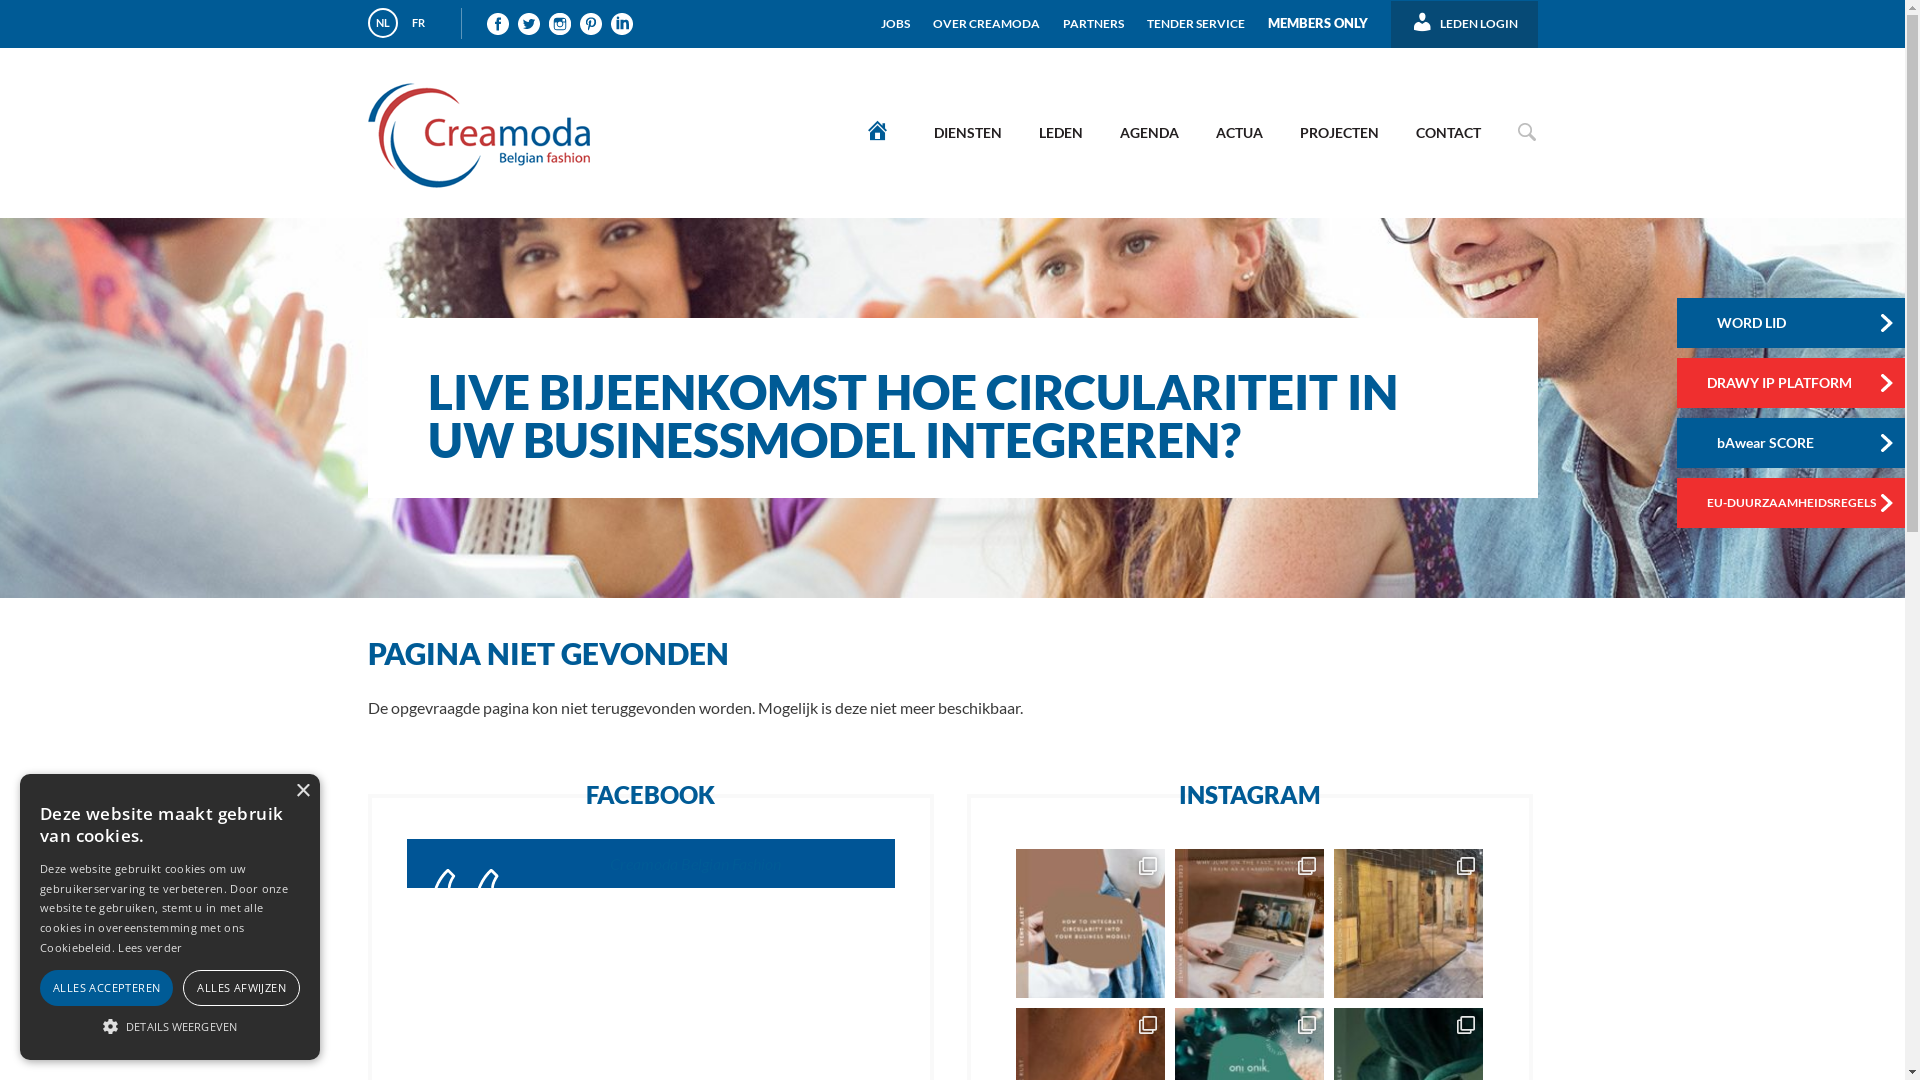 The width and height of the screenshot is (1920, 1080). What do you see at coordinates (1061, 15) in the screenshot?
I see `'PARTNERS'` at bounding box center [1061, 15].